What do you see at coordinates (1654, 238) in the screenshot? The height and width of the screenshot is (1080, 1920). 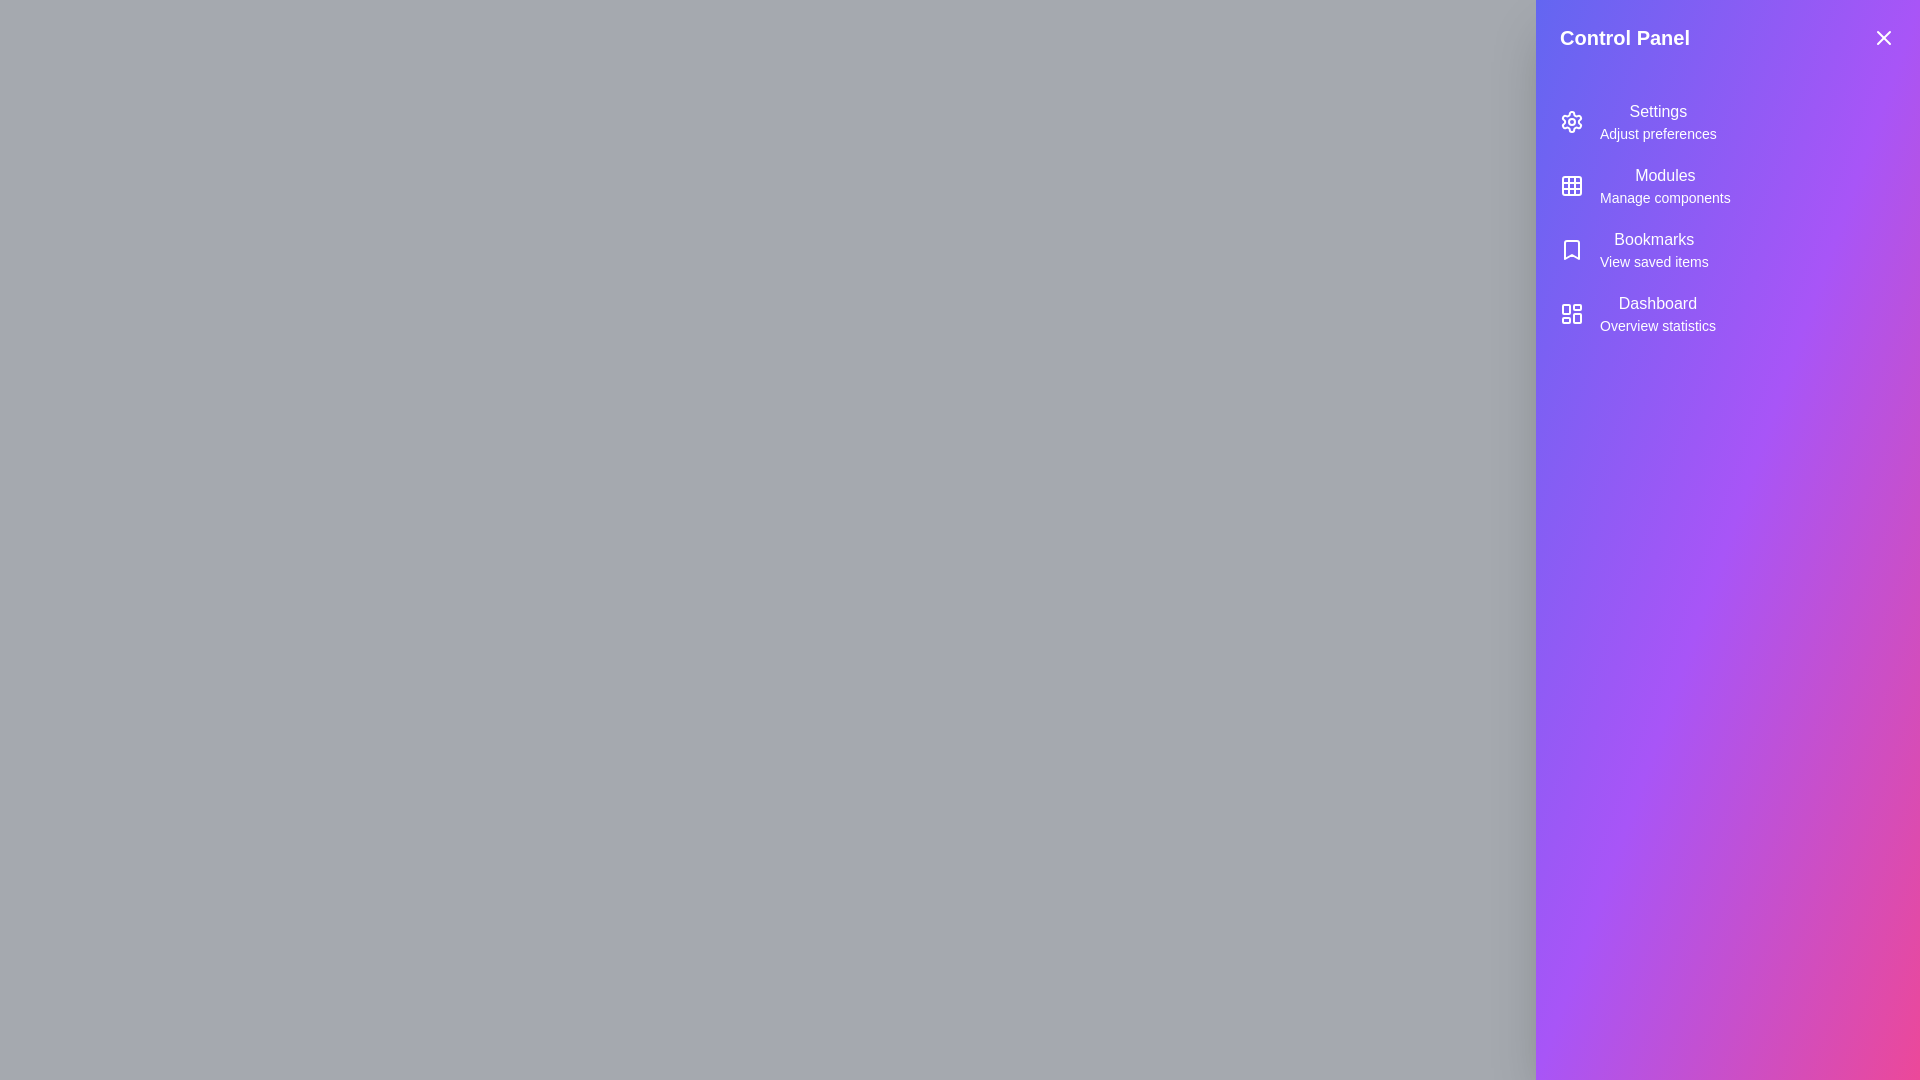 I see `the text label 'Bookmarks' which is displayed in a bold font within the vertical menu, located in the right panel of the interface, specifically under 'Modules' and above 'Dashboard'` at bounding box center [1654, 238].